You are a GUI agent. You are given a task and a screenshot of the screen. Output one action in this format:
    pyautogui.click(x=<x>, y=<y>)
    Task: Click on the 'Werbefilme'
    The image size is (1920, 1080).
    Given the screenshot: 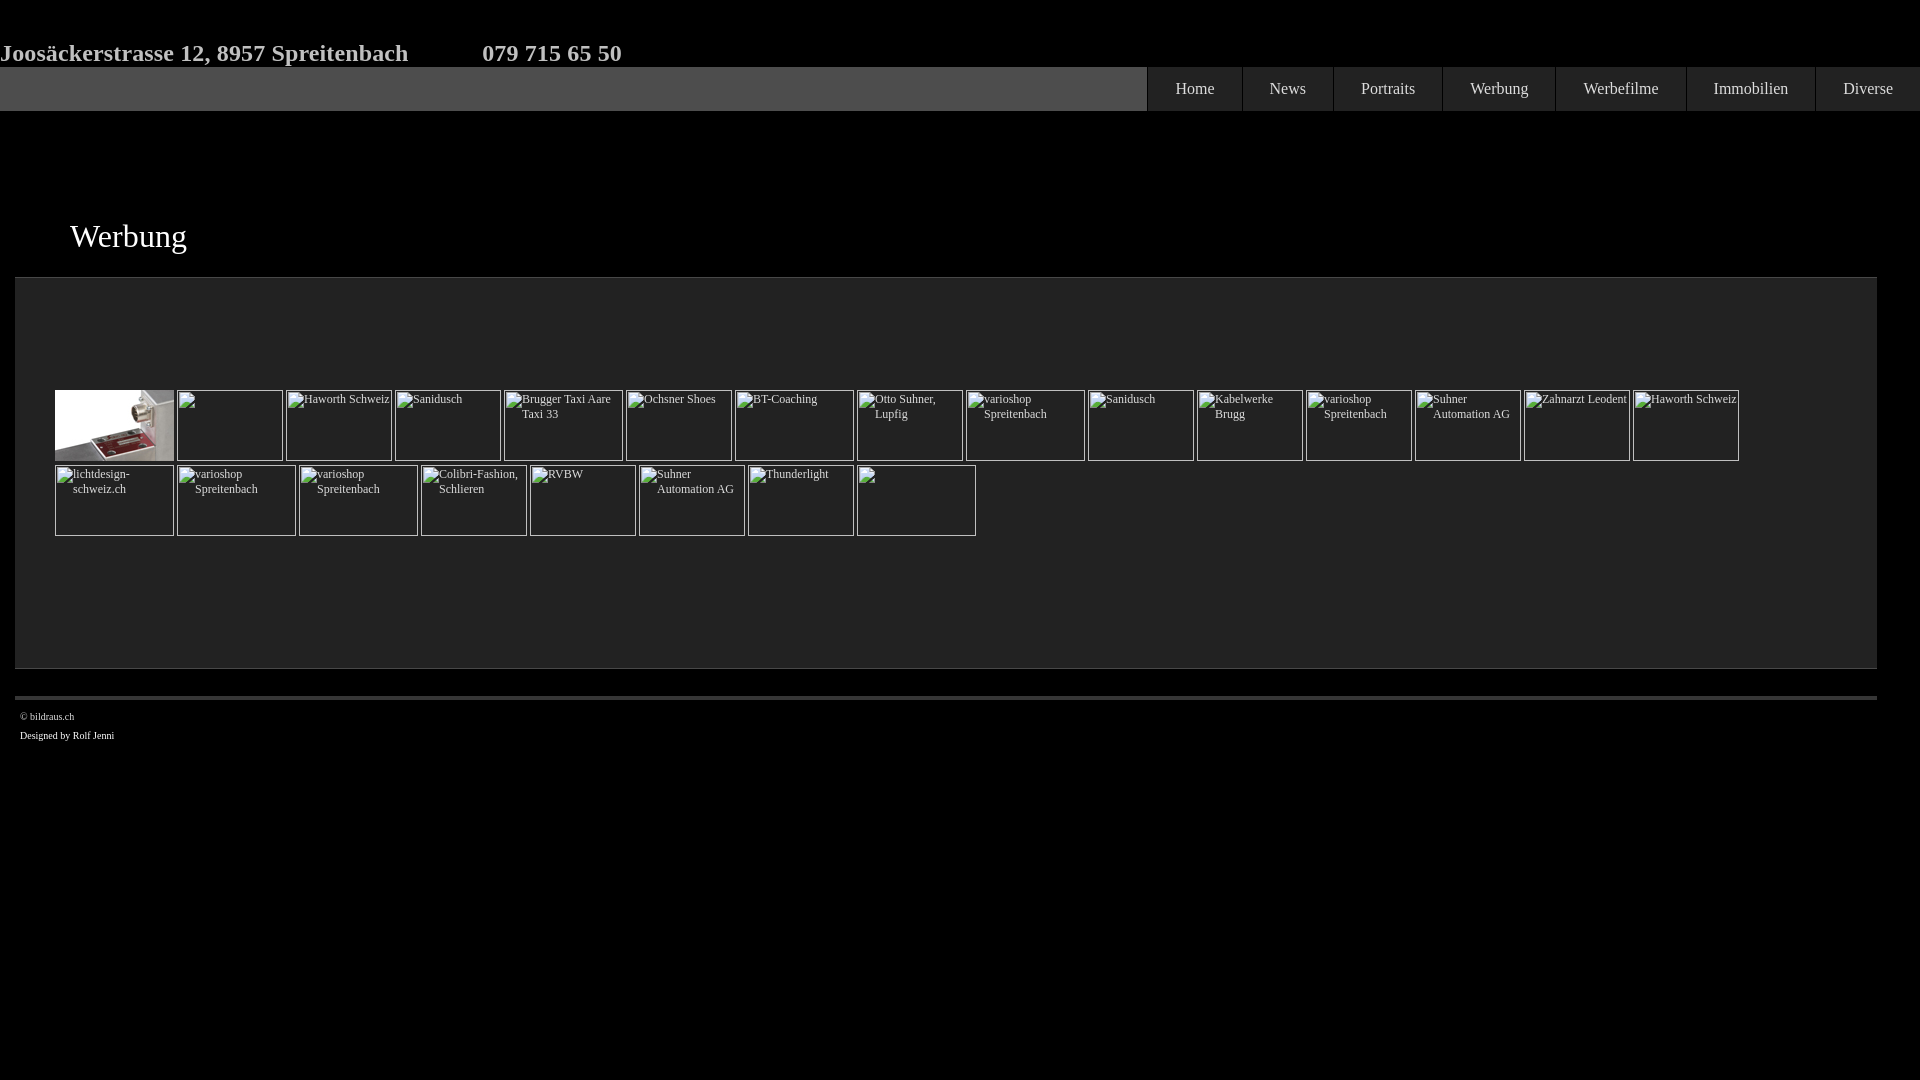 What is the action you would take?
    pyautogui.click(x=1620, y=87)
    